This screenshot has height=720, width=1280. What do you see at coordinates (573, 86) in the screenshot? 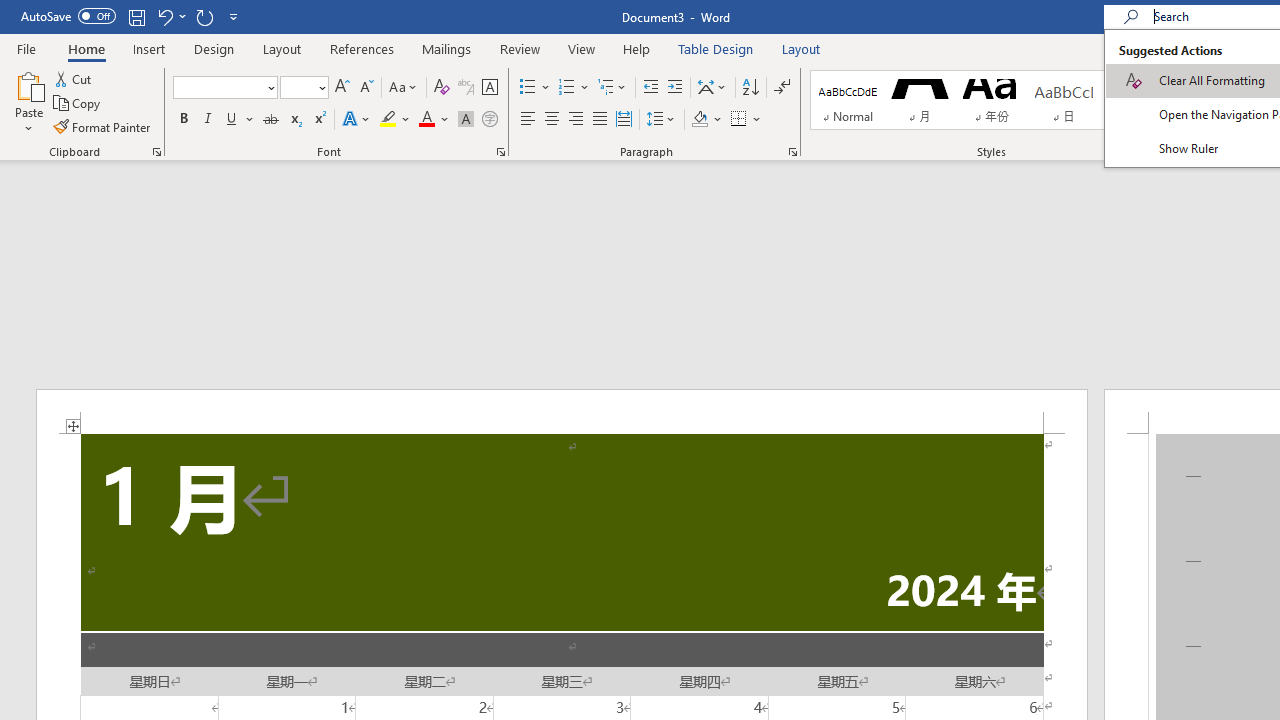
I see `'Numbering'` at bounding box center [573, 86].